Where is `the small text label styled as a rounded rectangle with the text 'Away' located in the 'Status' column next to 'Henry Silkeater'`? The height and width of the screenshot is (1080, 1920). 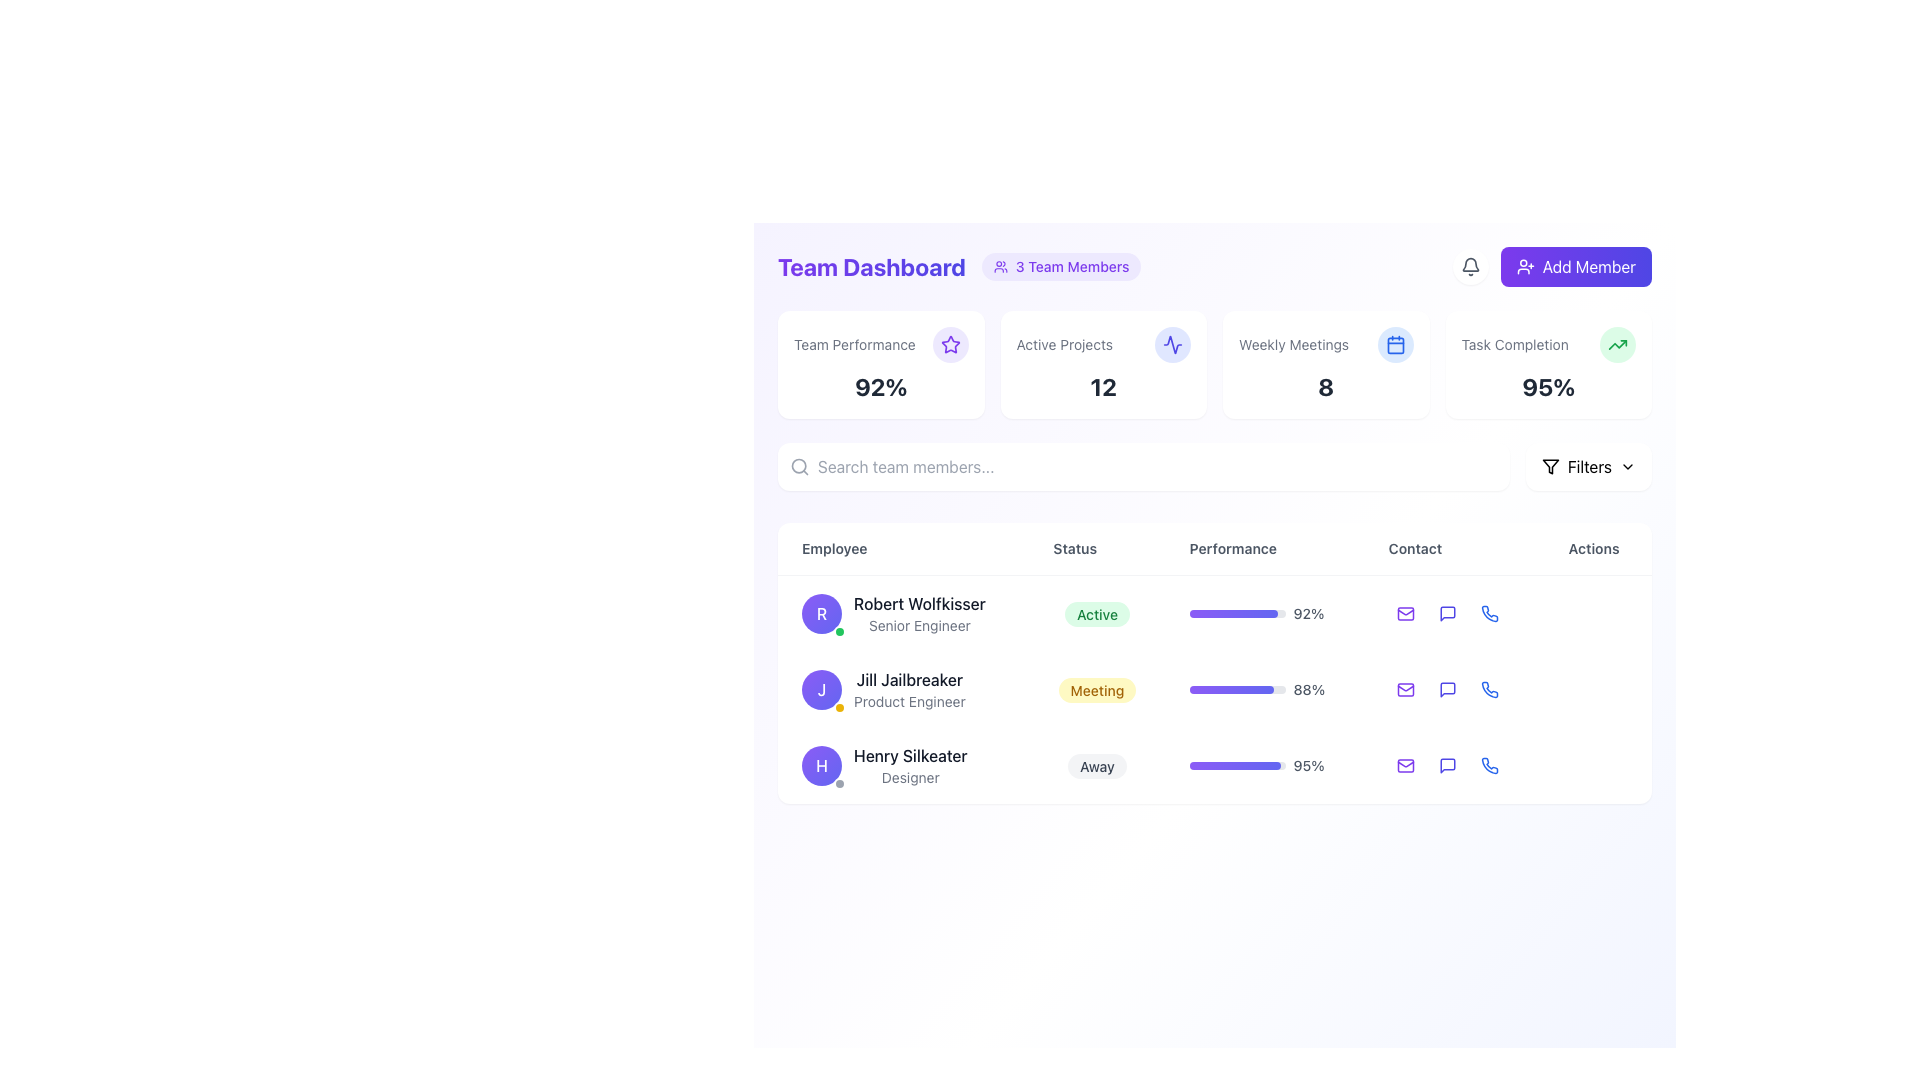
the small text label styled as a rounded rectangle with the text 'Away' located in the 'Status' column next to 'Henry Silkeater' is located at coordinates (1096, 765).